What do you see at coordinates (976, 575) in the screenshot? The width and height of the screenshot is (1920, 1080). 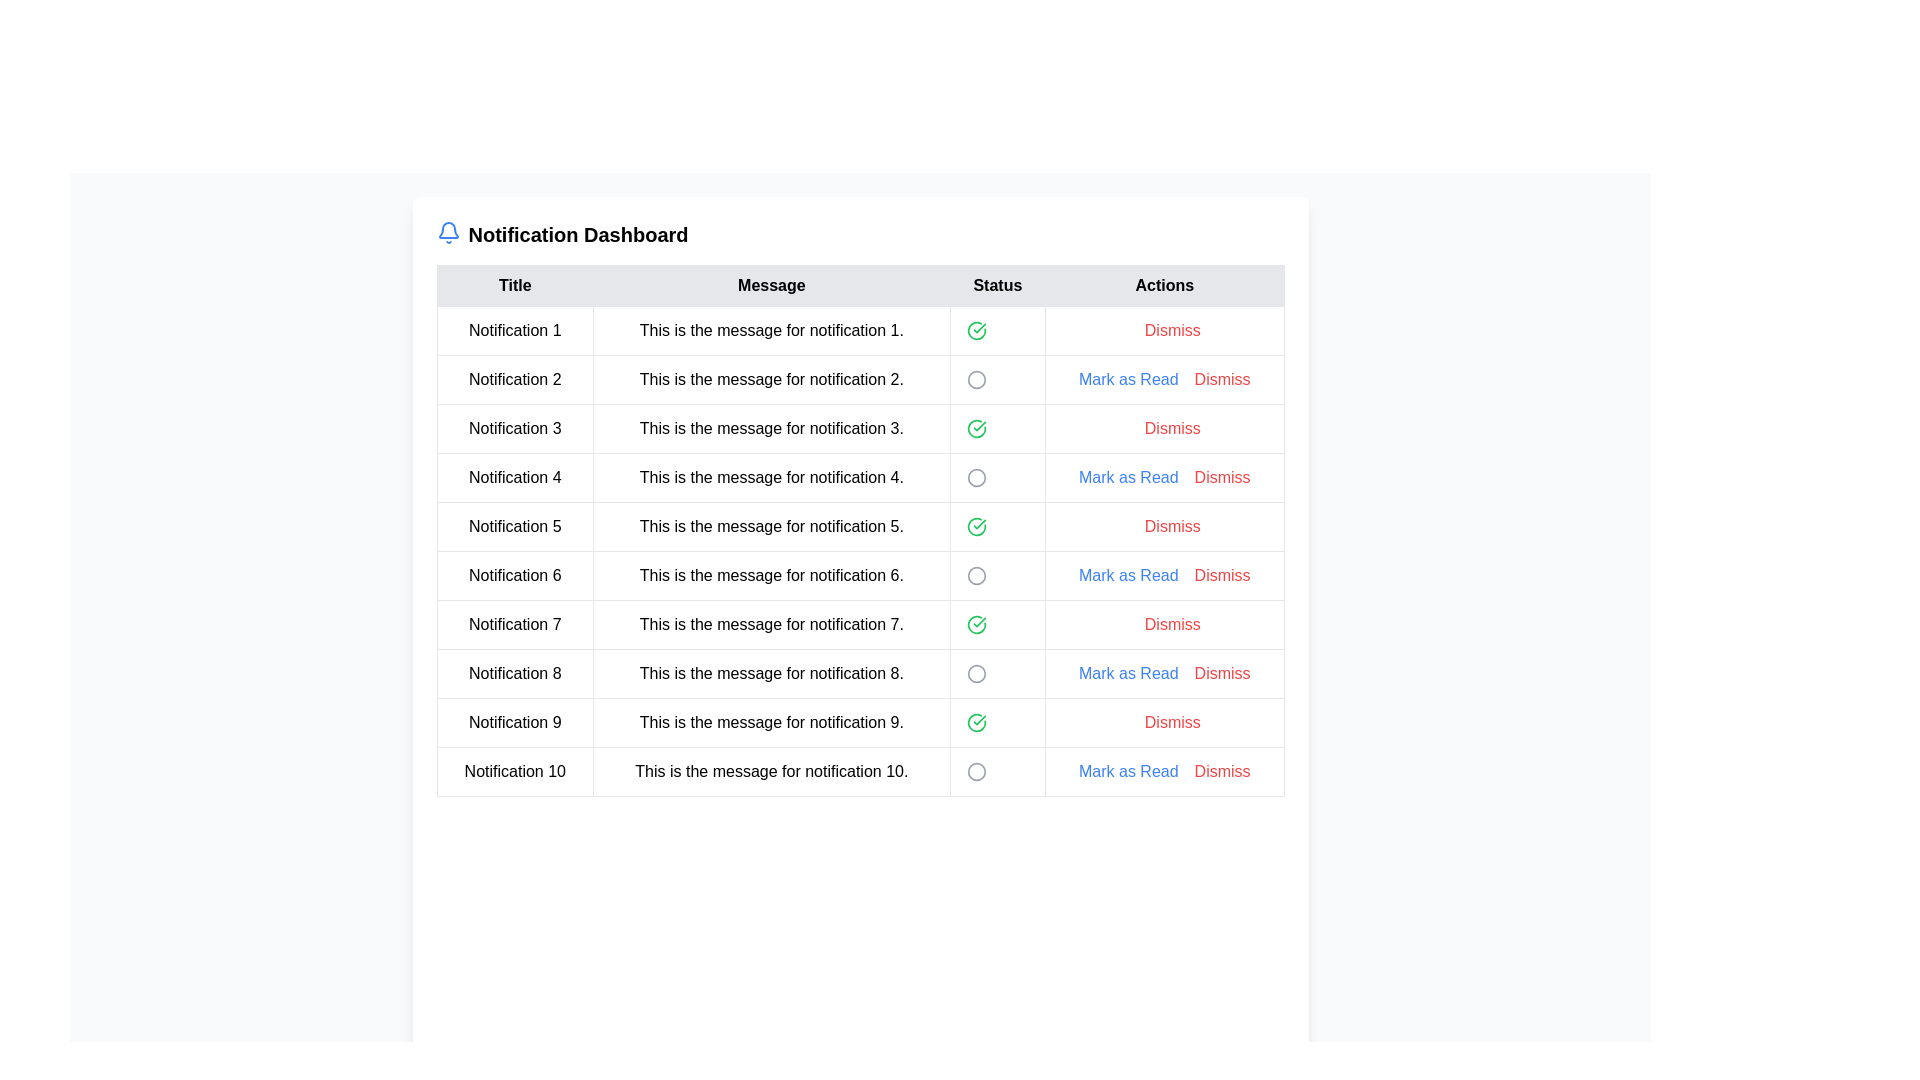 I see `the Status indicator located in the sixth row of the table under the 'Status' column` at bounding box center [976, 575].